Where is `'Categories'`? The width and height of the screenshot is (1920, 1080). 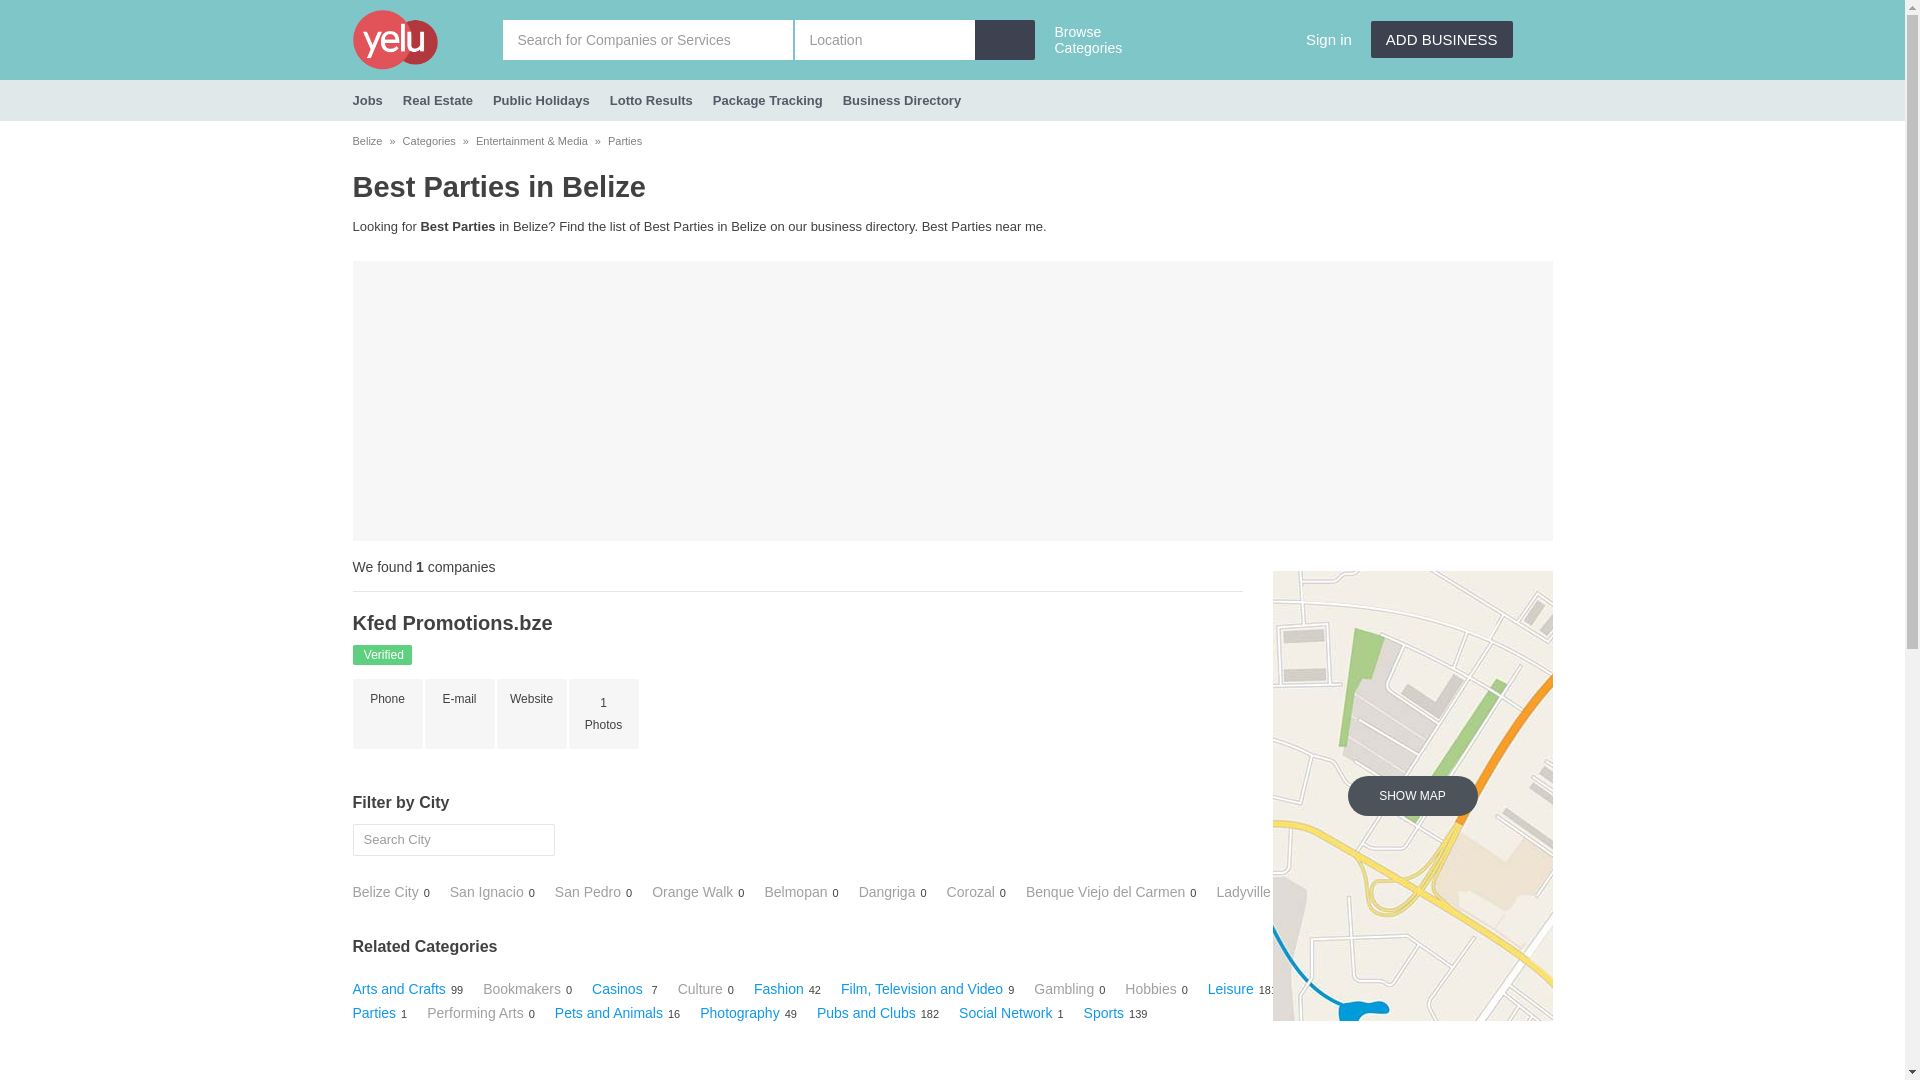 'Categories' is located at coordinates (428, 140).